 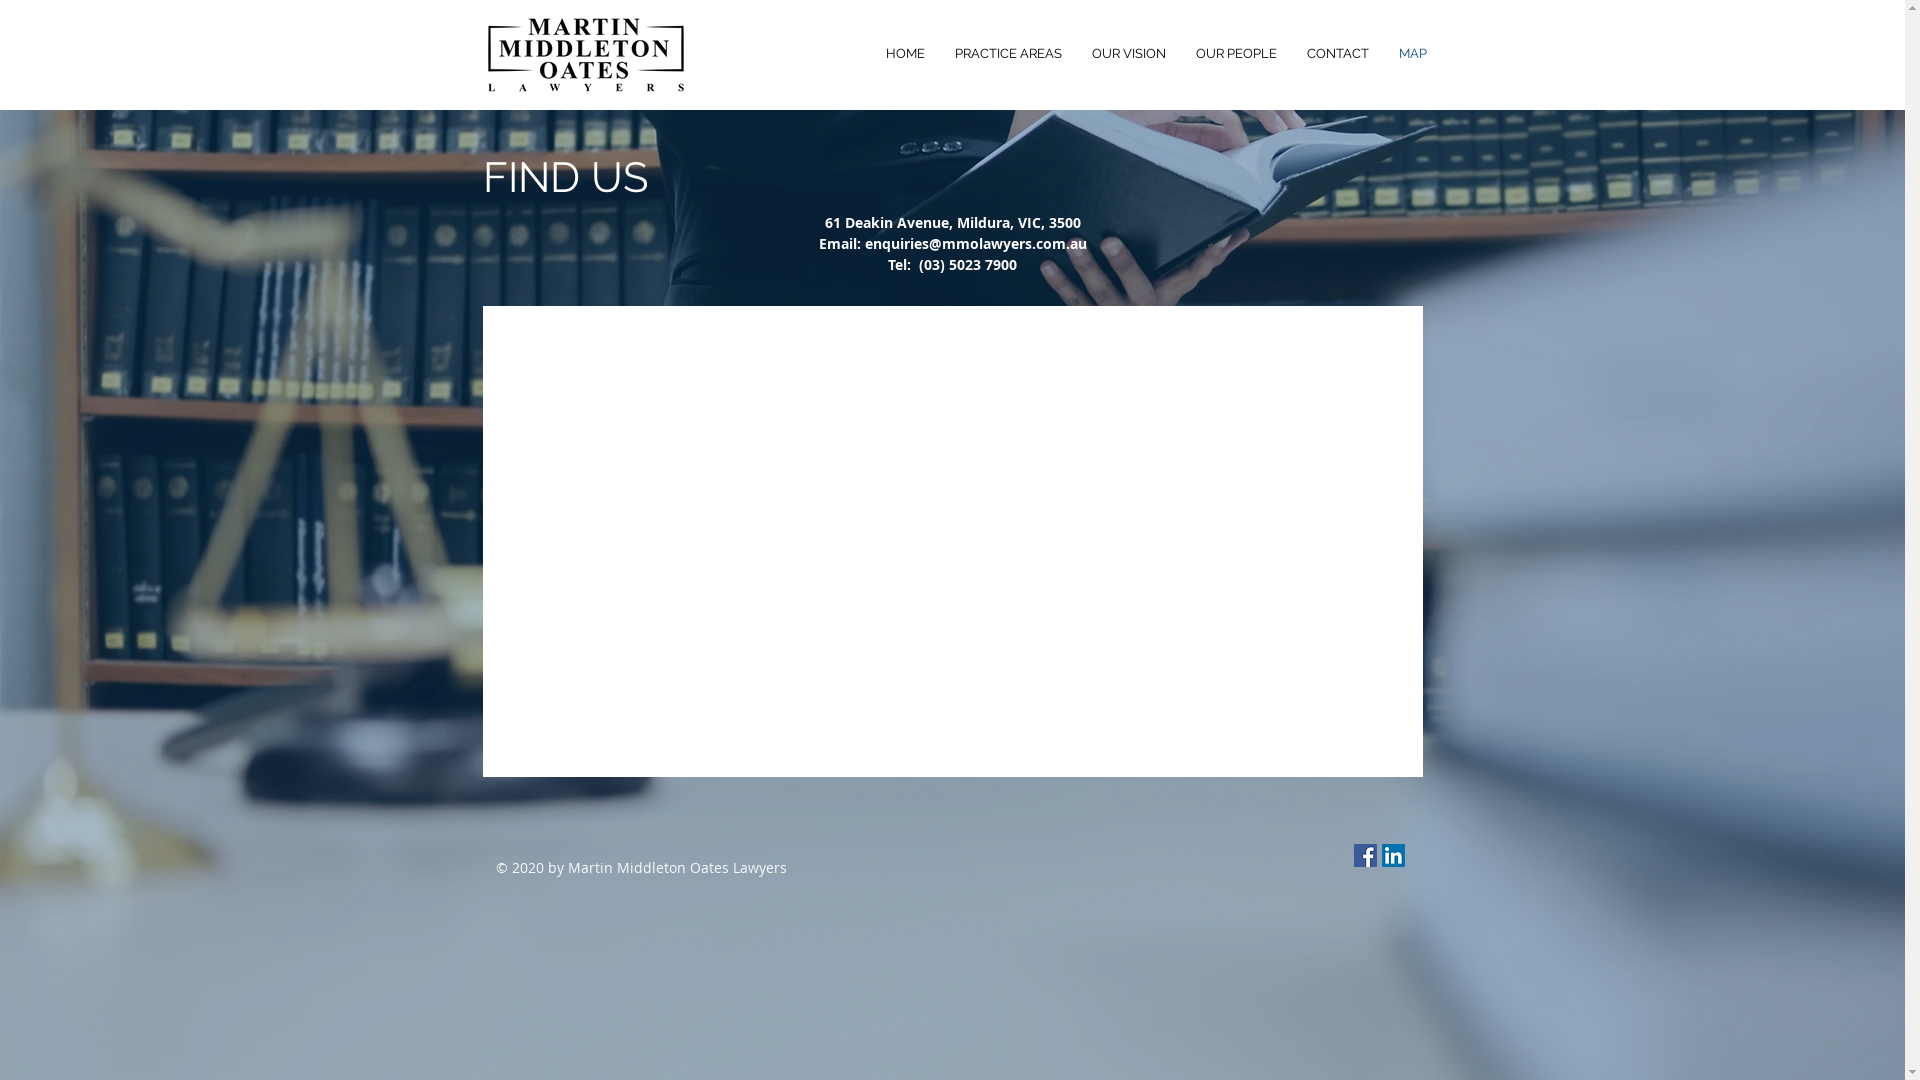 I want to click on 'OUR PEOPLE', so click(x=1234, y=53).